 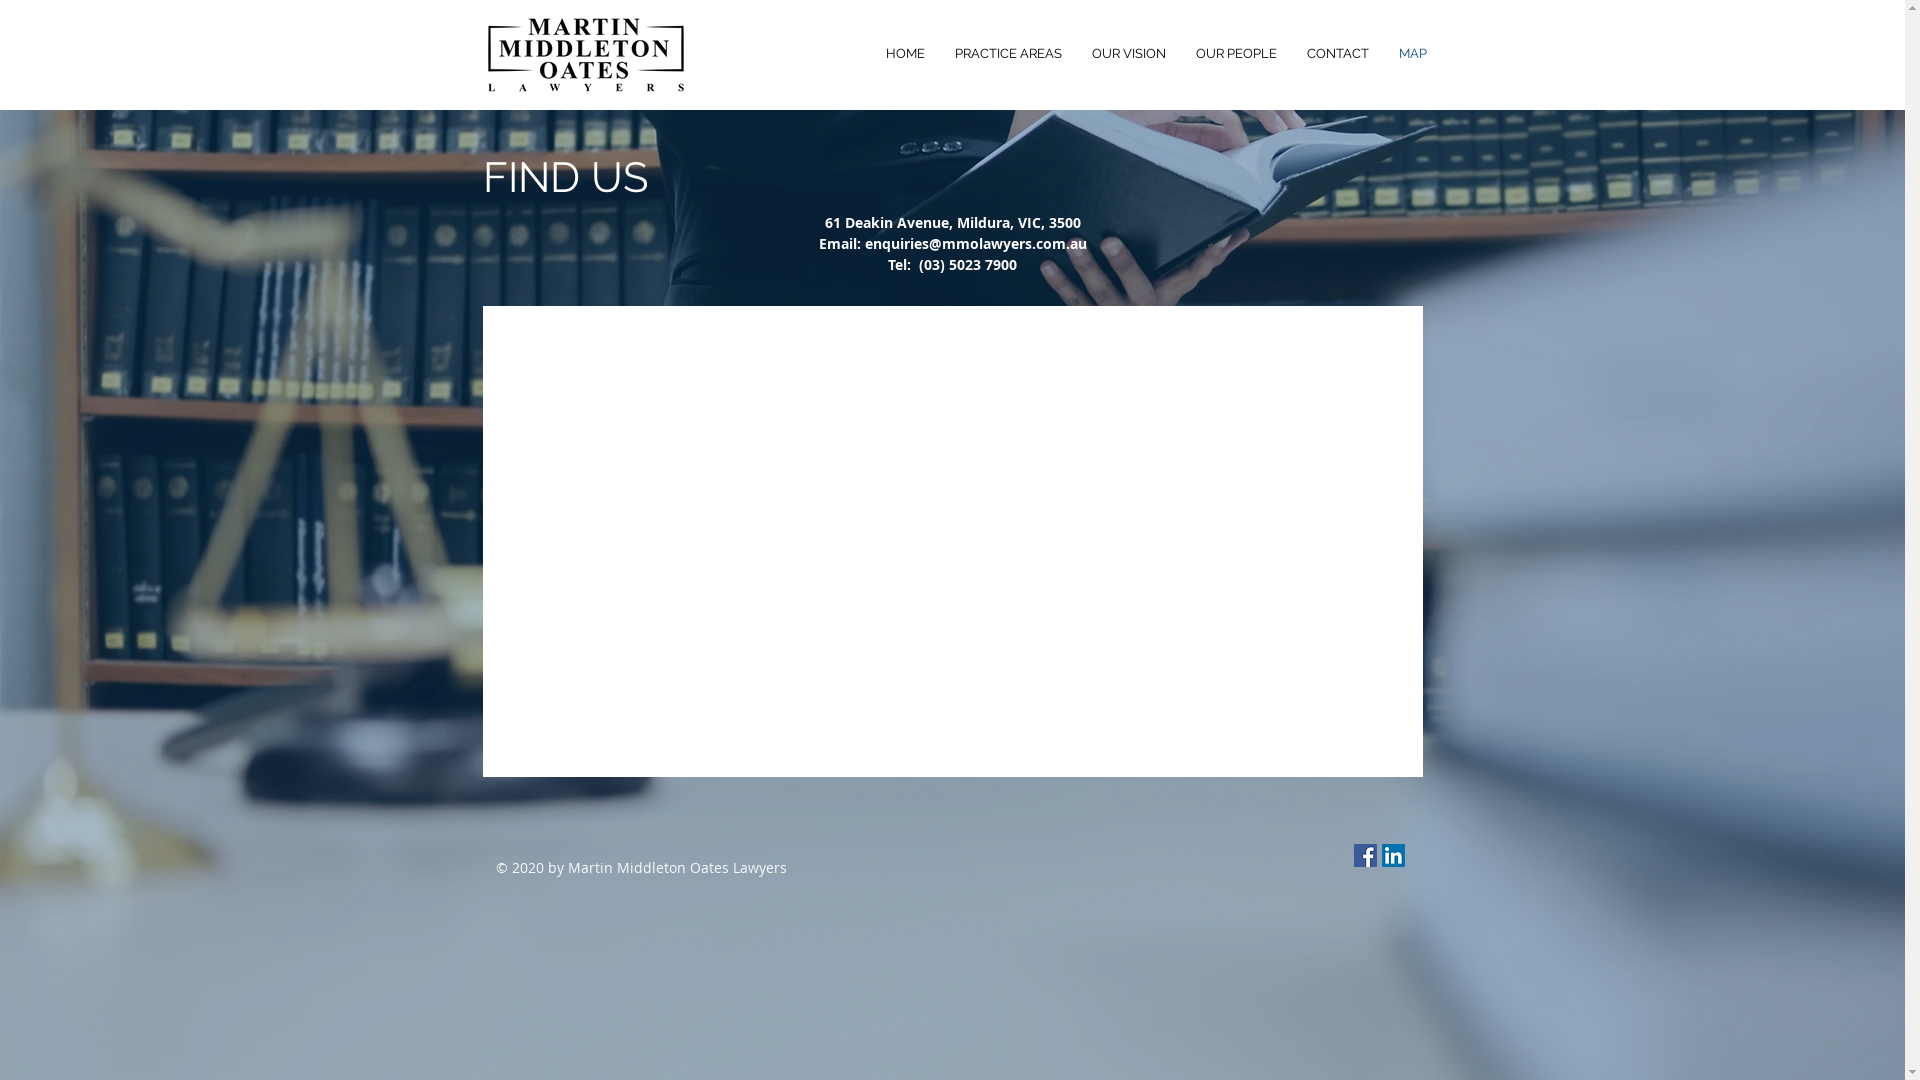 I want to click on 'OUR PEOPLE', so click(x=1234, y=53).